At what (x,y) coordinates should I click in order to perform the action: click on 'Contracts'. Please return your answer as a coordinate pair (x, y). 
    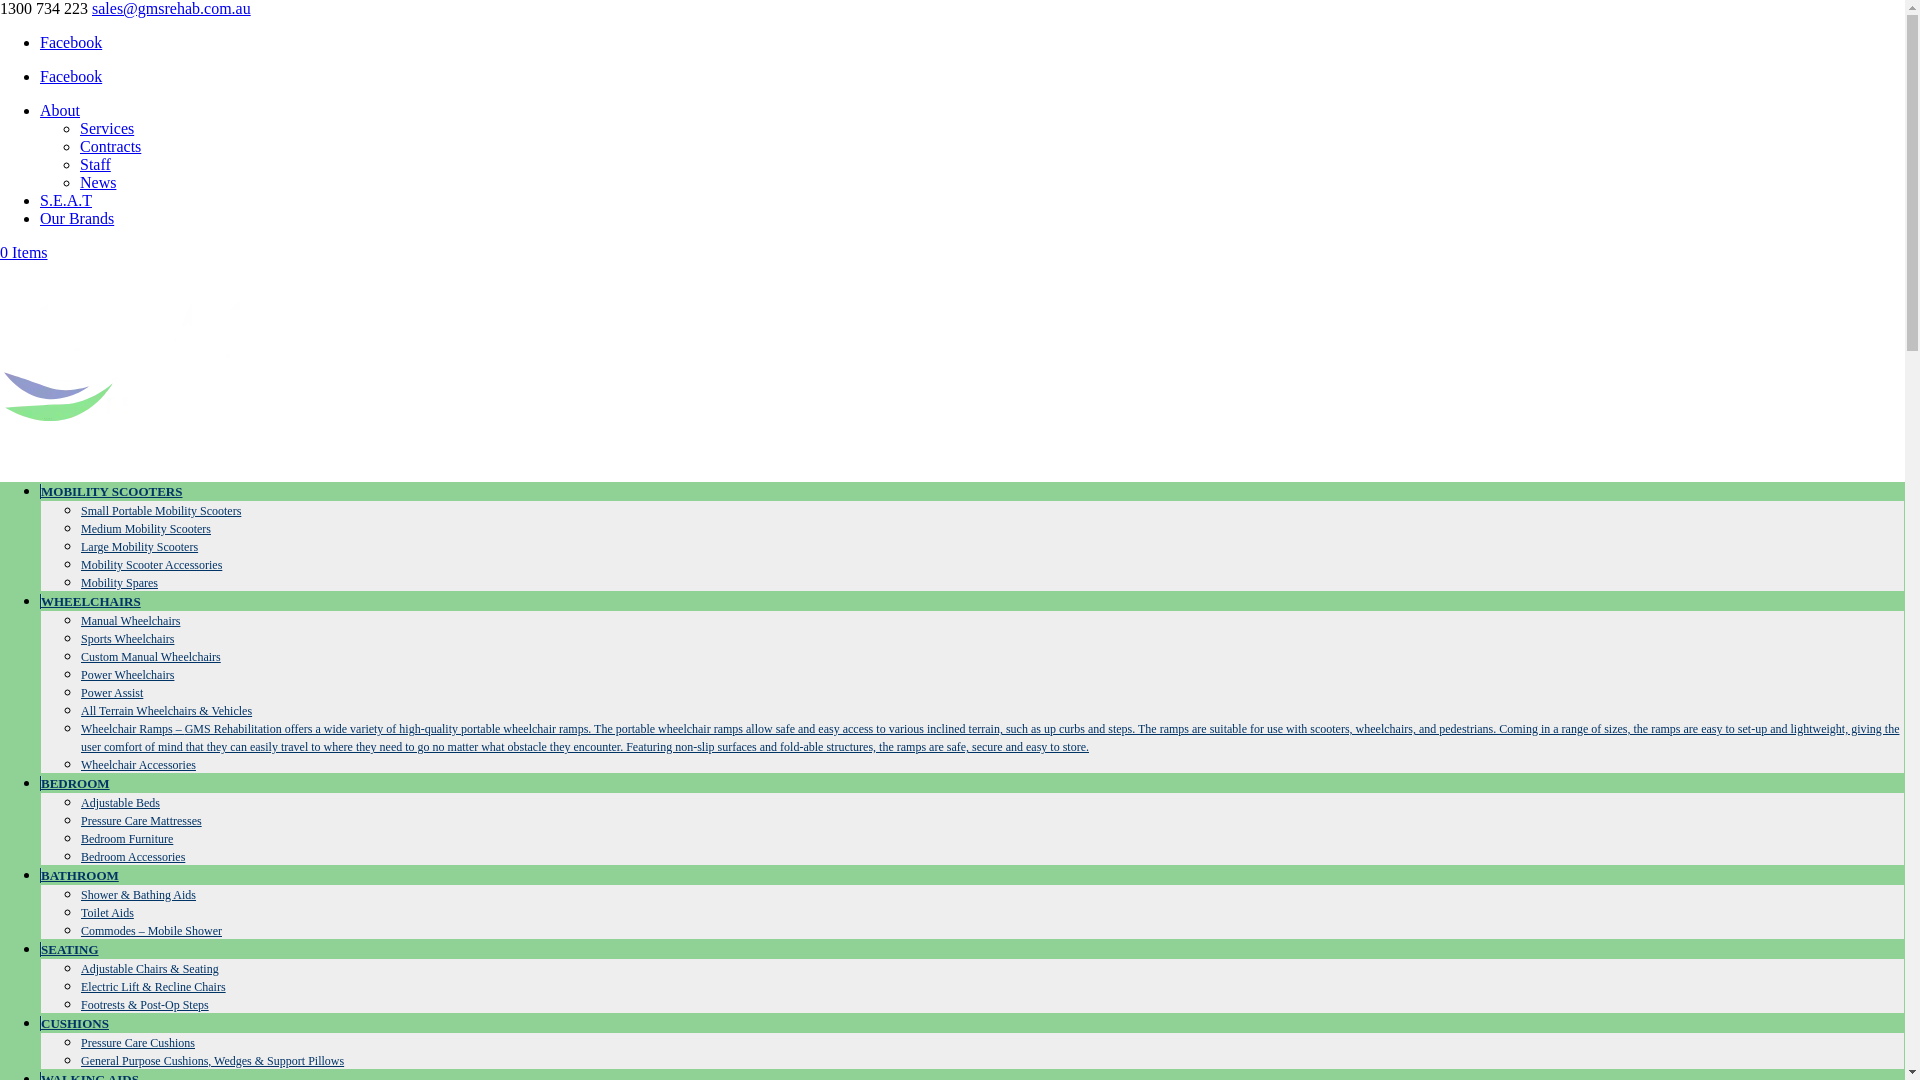
    Looking at the image, I should click on (109, 145).